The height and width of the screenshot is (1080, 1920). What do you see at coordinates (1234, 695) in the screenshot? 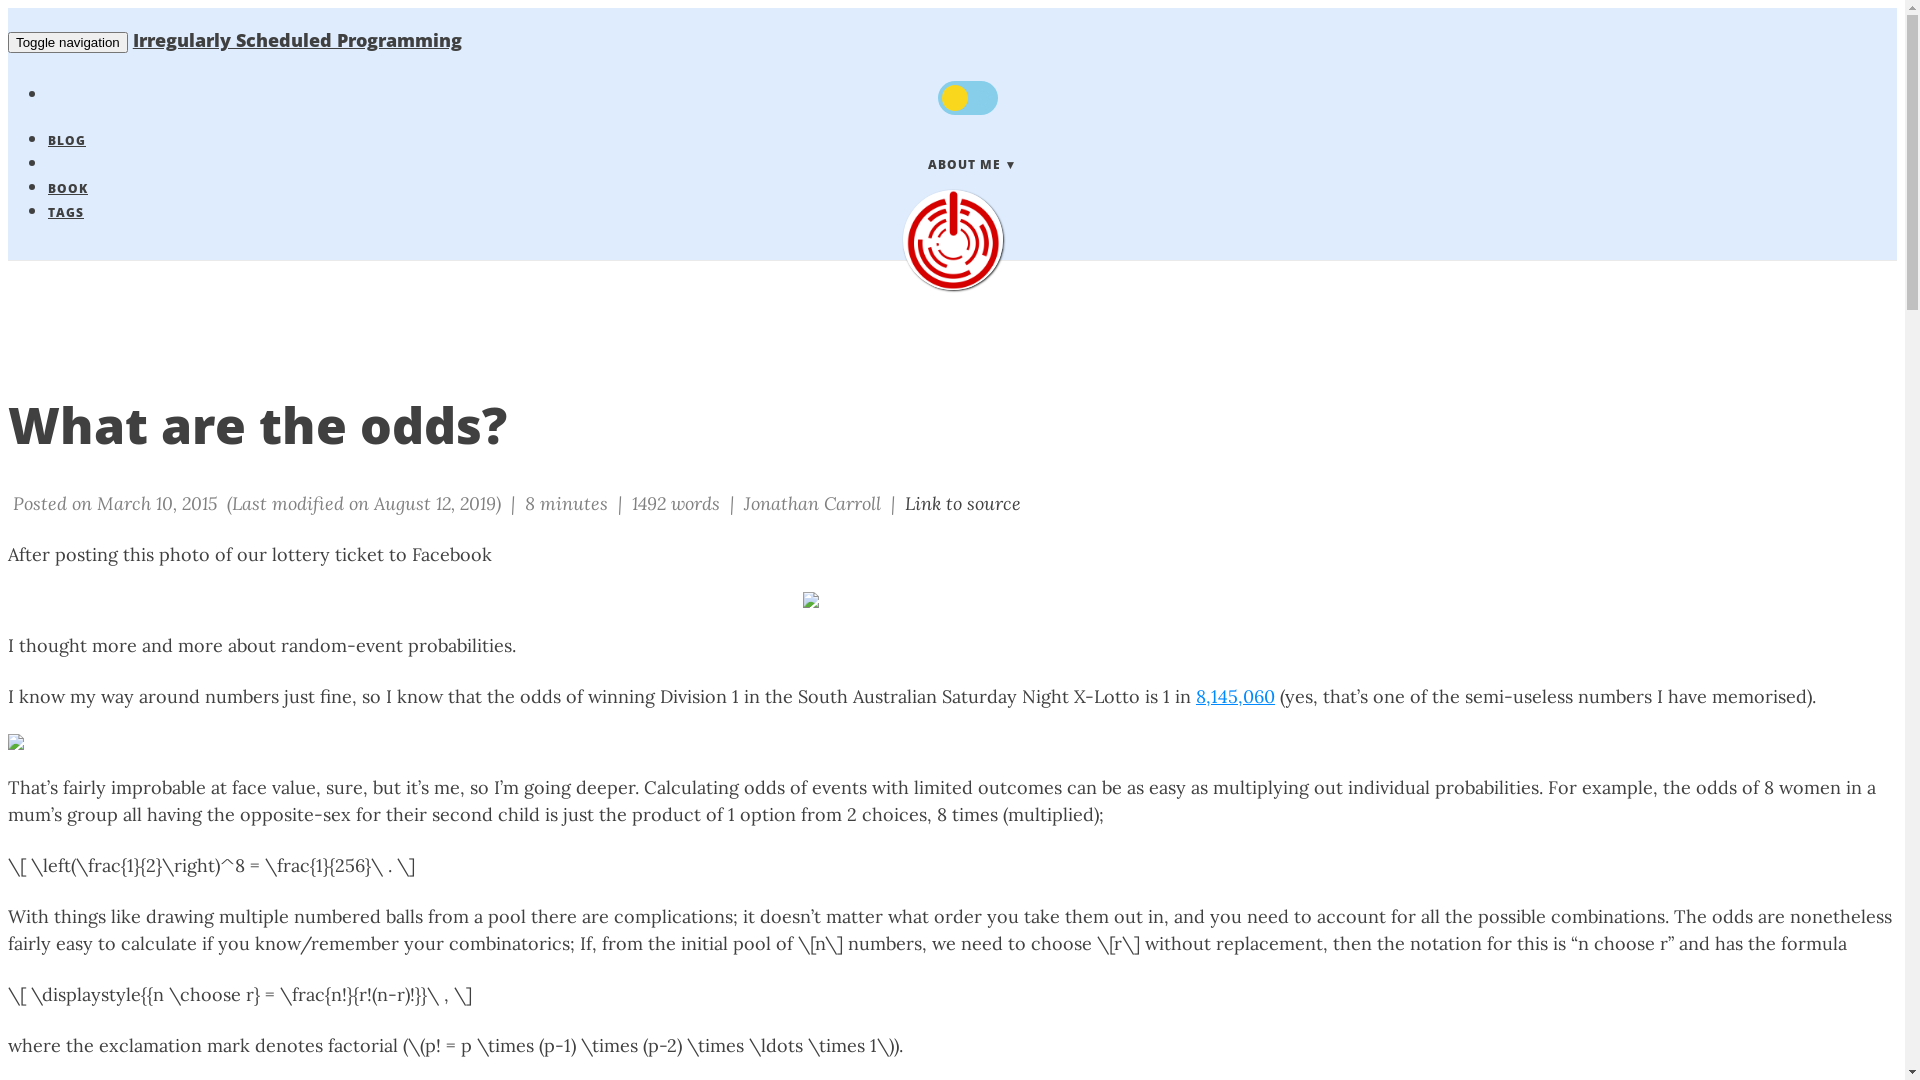
I see `'8,145,060'` at bounding box center [1234, 695].